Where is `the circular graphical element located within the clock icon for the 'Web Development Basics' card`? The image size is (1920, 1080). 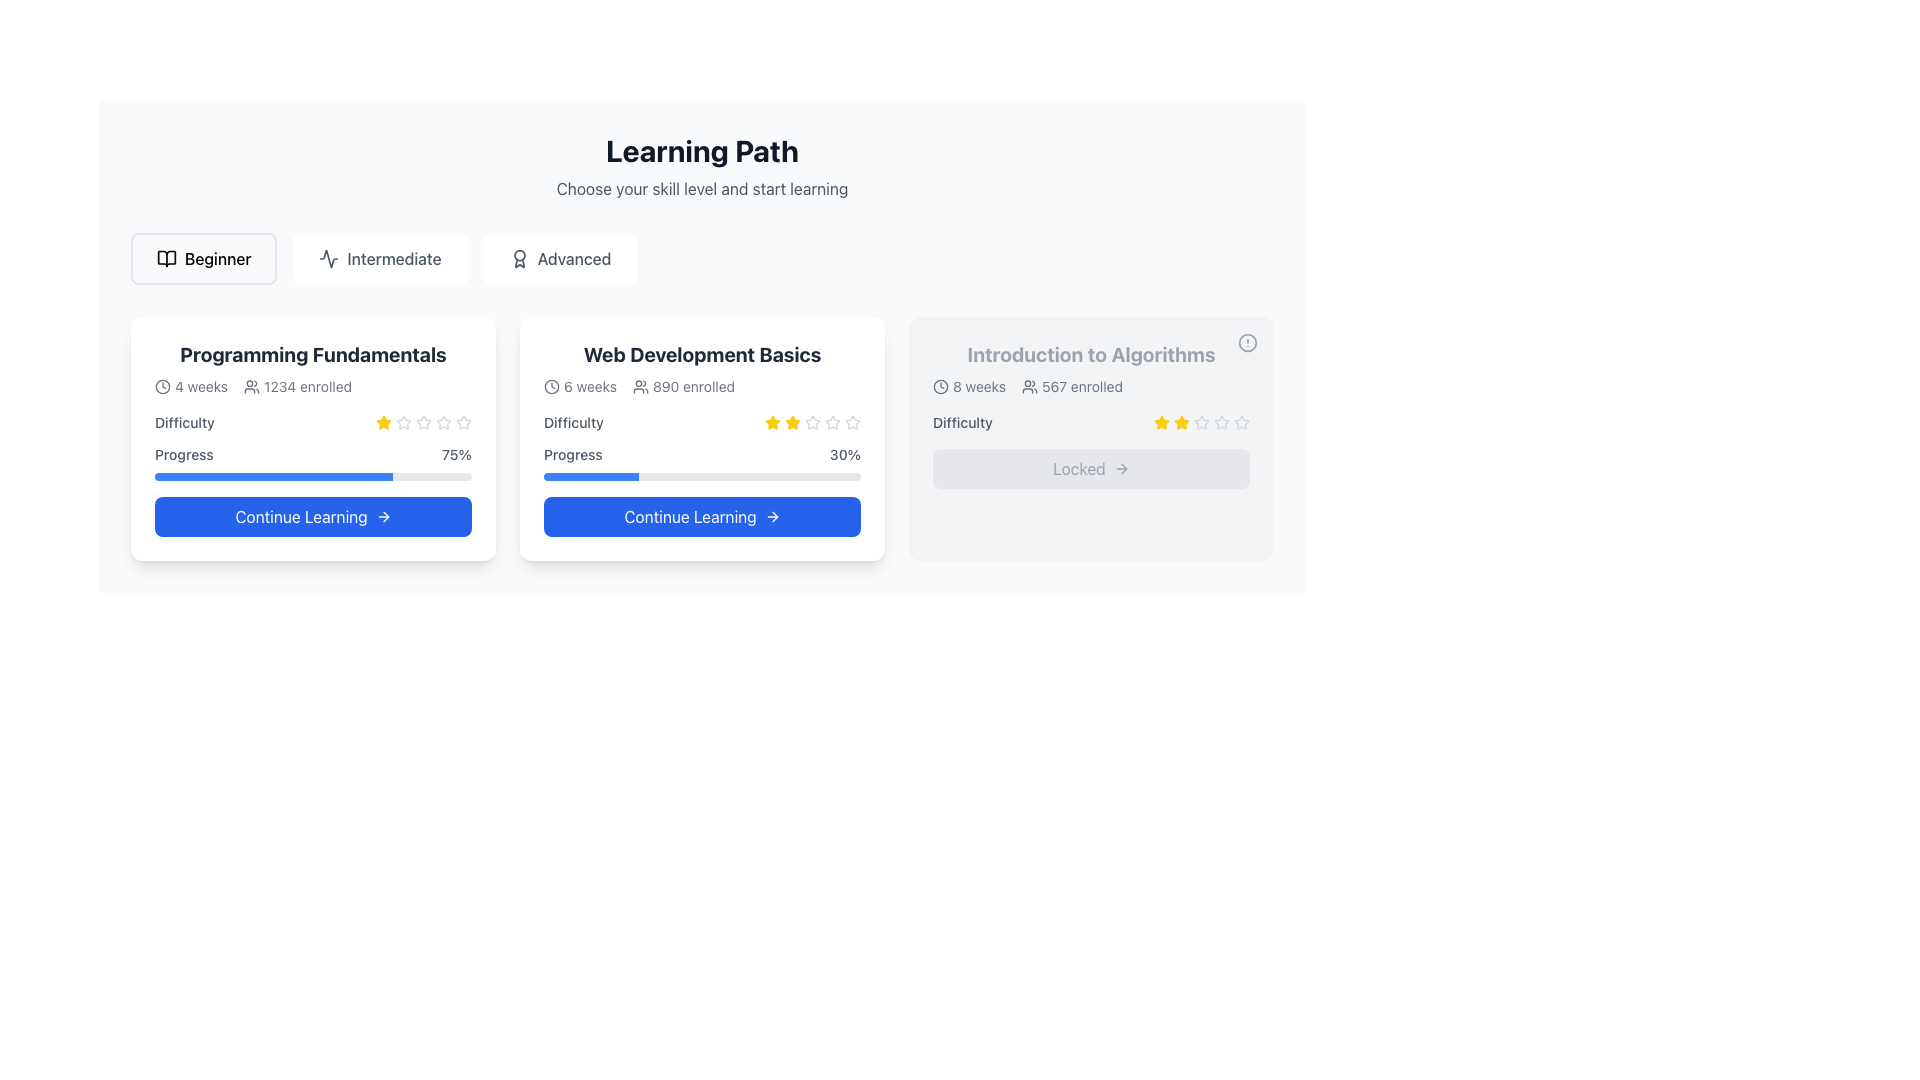 the circular graphical element located within the clock icon for the 'Web Development Basics' card is located at coordinates (163, 386).